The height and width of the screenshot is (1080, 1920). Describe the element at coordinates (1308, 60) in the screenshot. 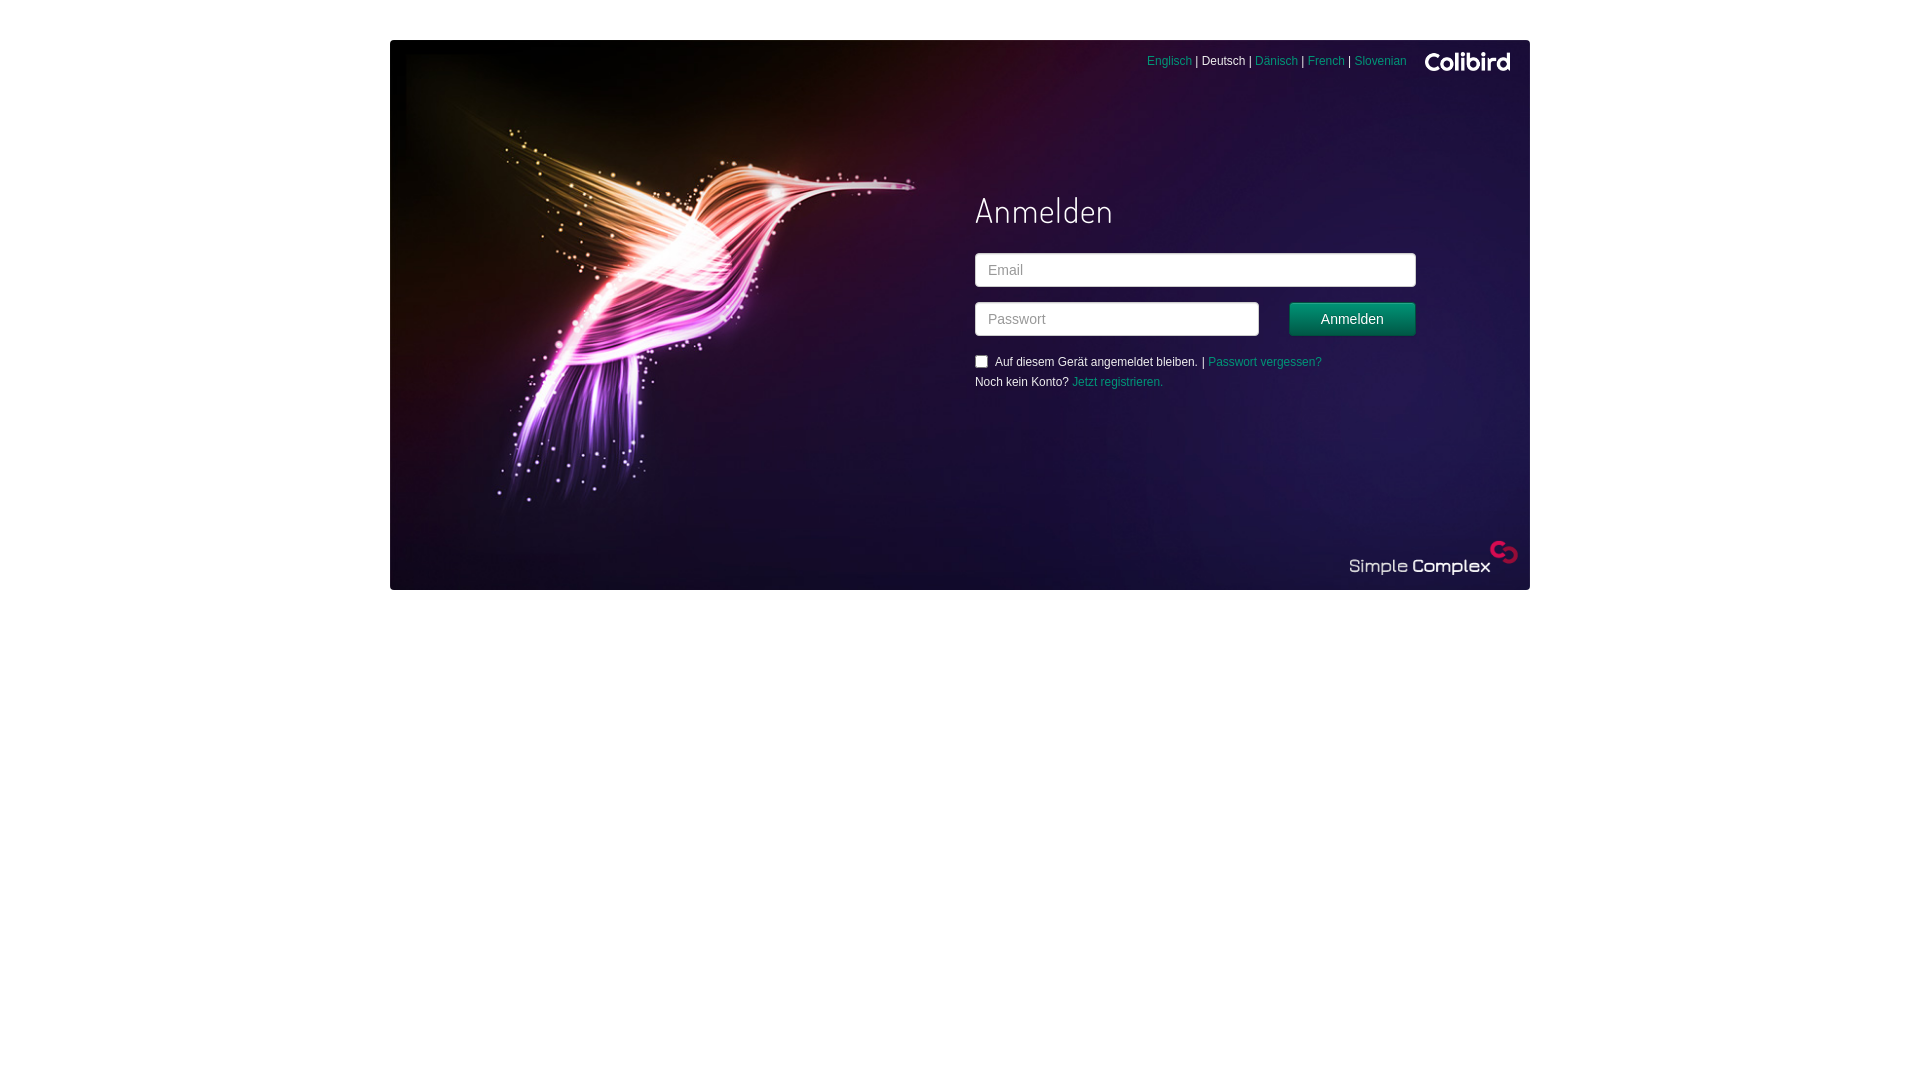

I see `'French'` at that location.